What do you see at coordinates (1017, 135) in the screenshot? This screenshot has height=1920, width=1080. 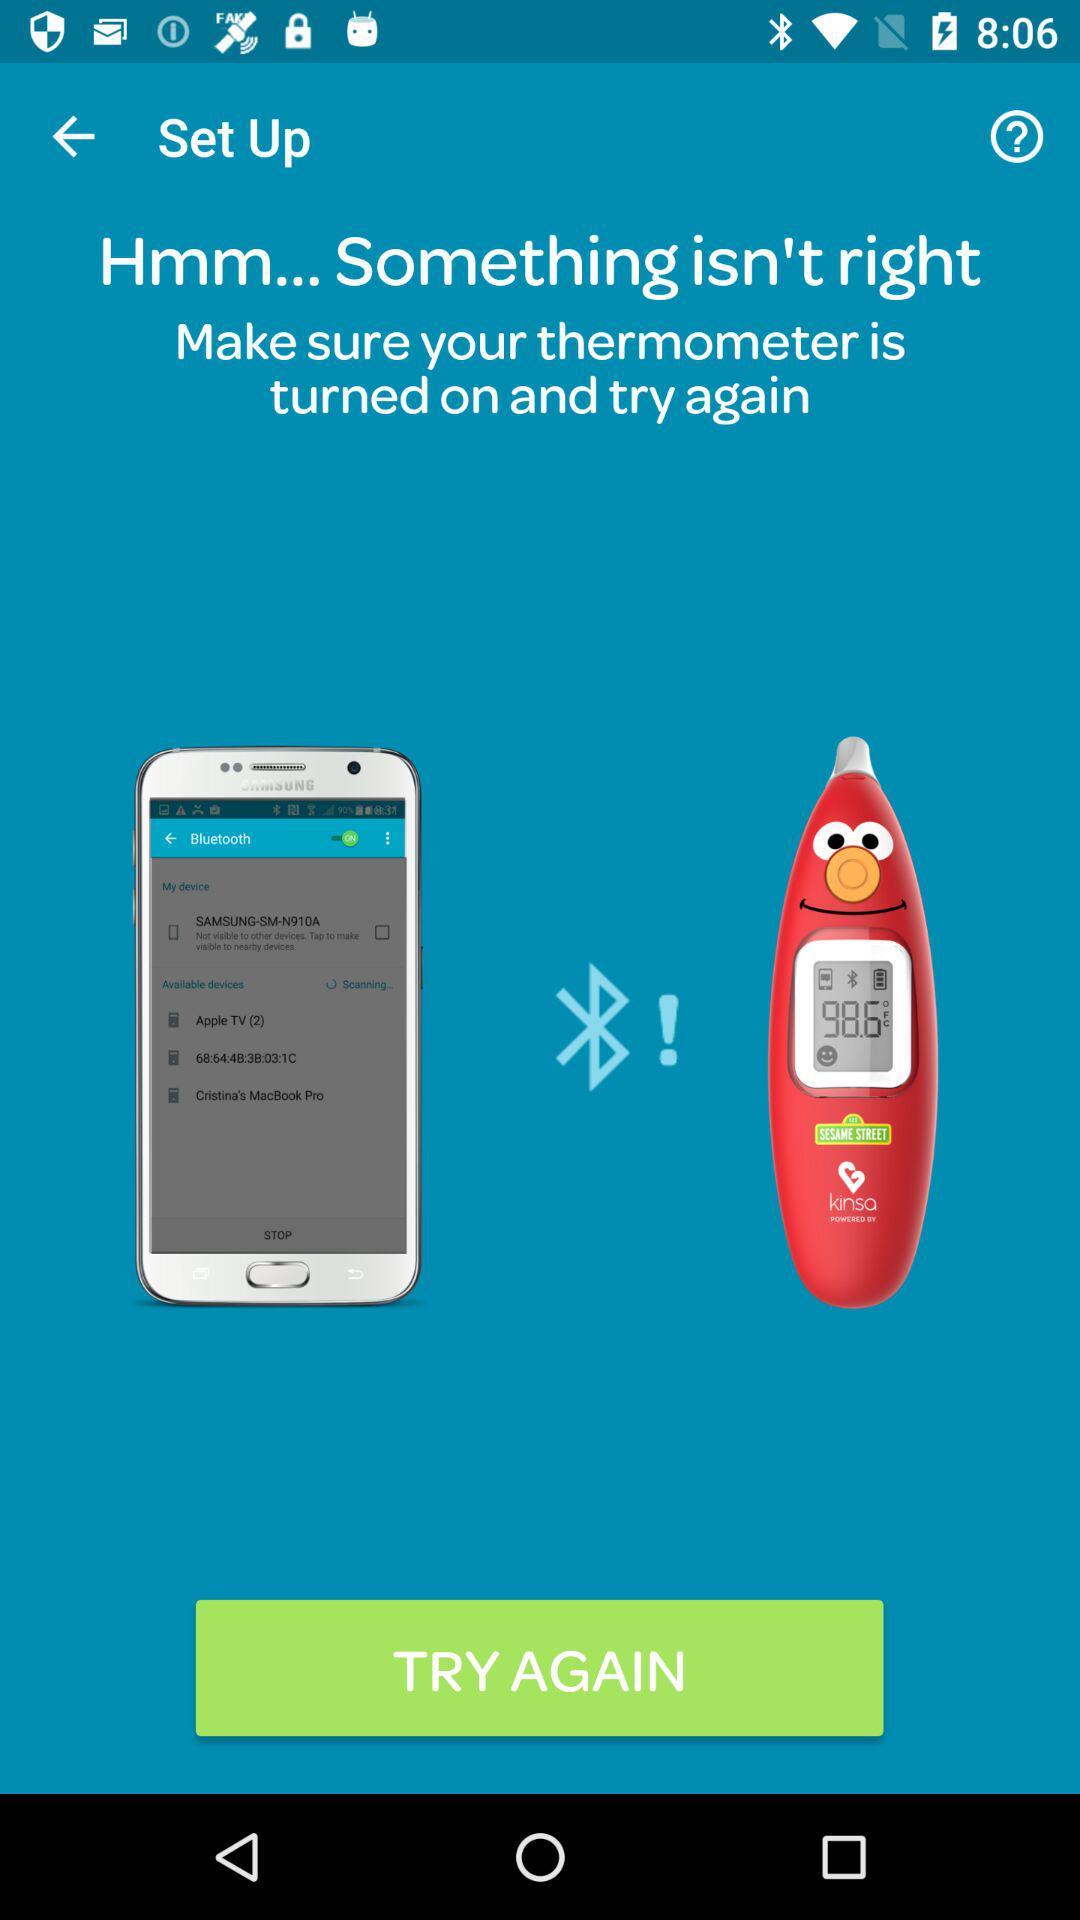 I see `item to the right of set up app` at bounding box center [1017, 135].